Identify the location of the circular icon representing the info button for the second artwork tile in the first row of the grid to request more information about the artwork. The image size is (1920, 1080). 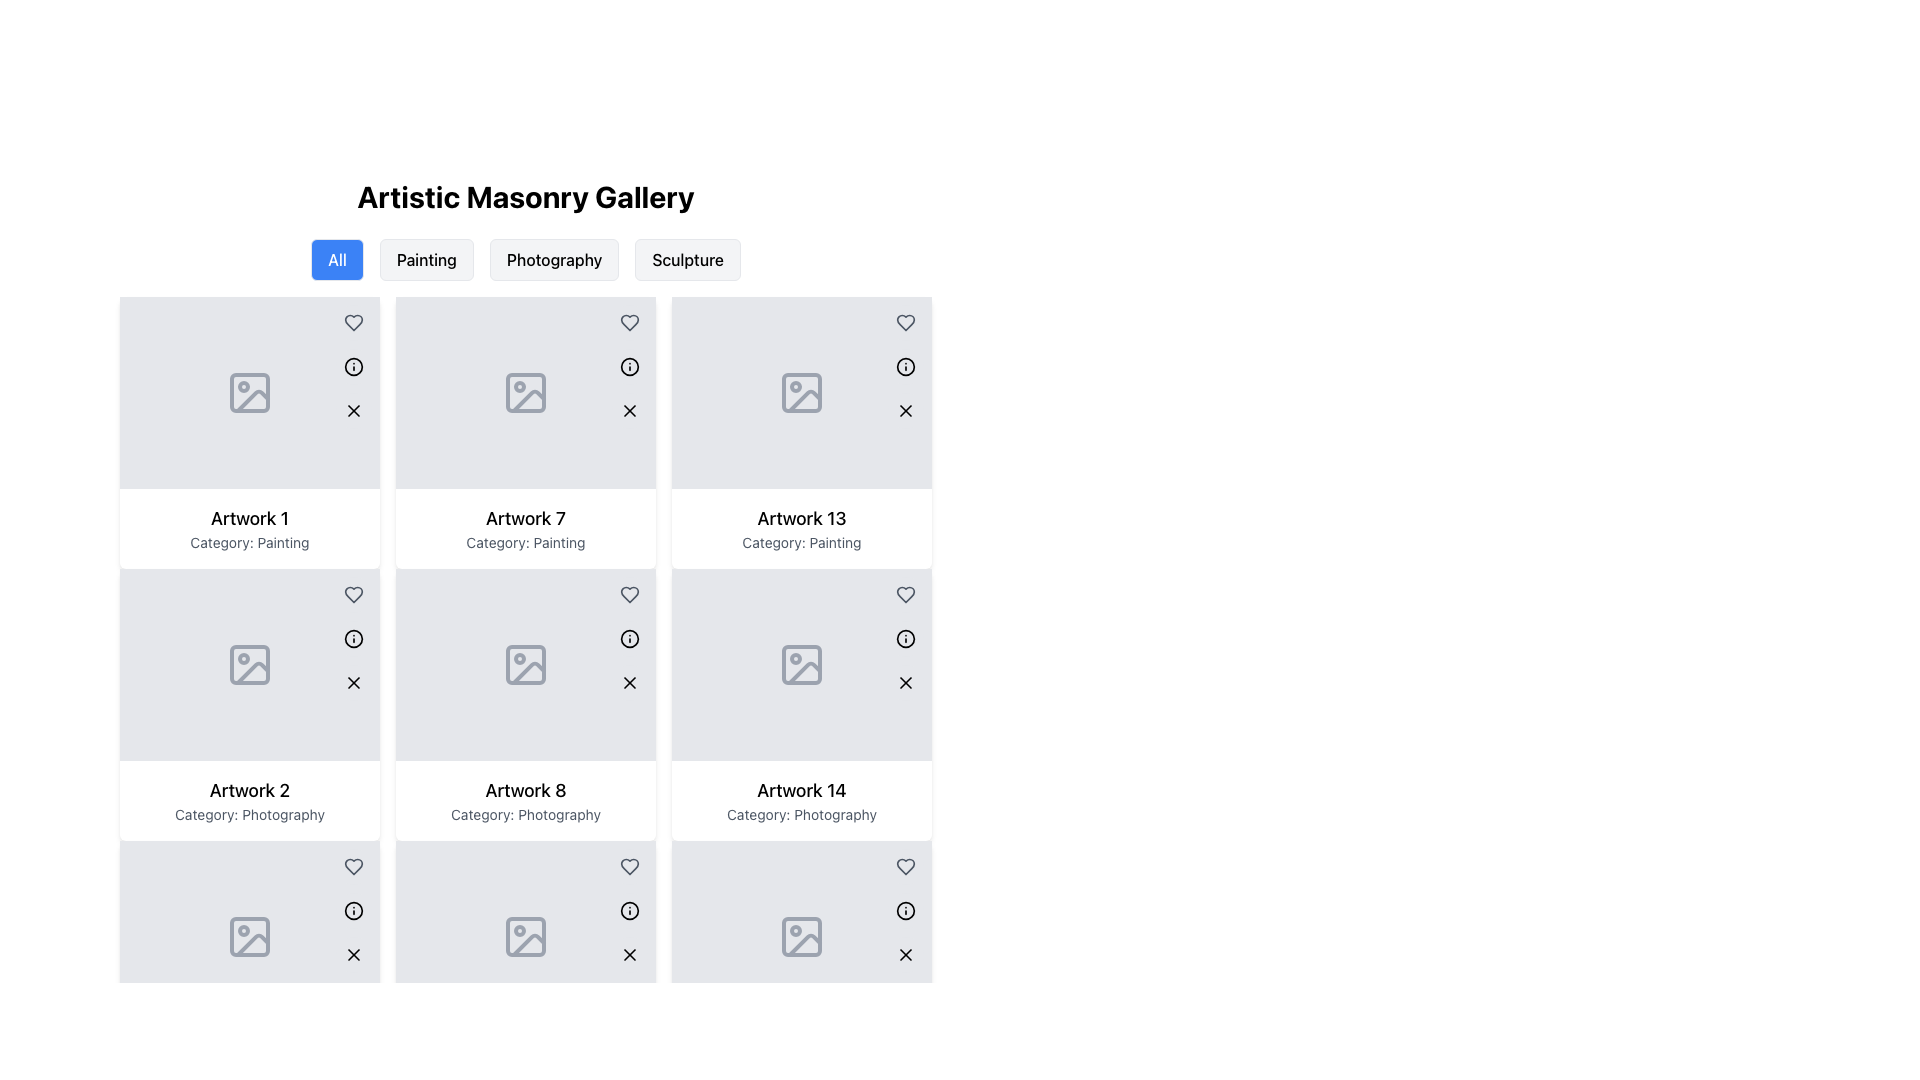
(628, 366).